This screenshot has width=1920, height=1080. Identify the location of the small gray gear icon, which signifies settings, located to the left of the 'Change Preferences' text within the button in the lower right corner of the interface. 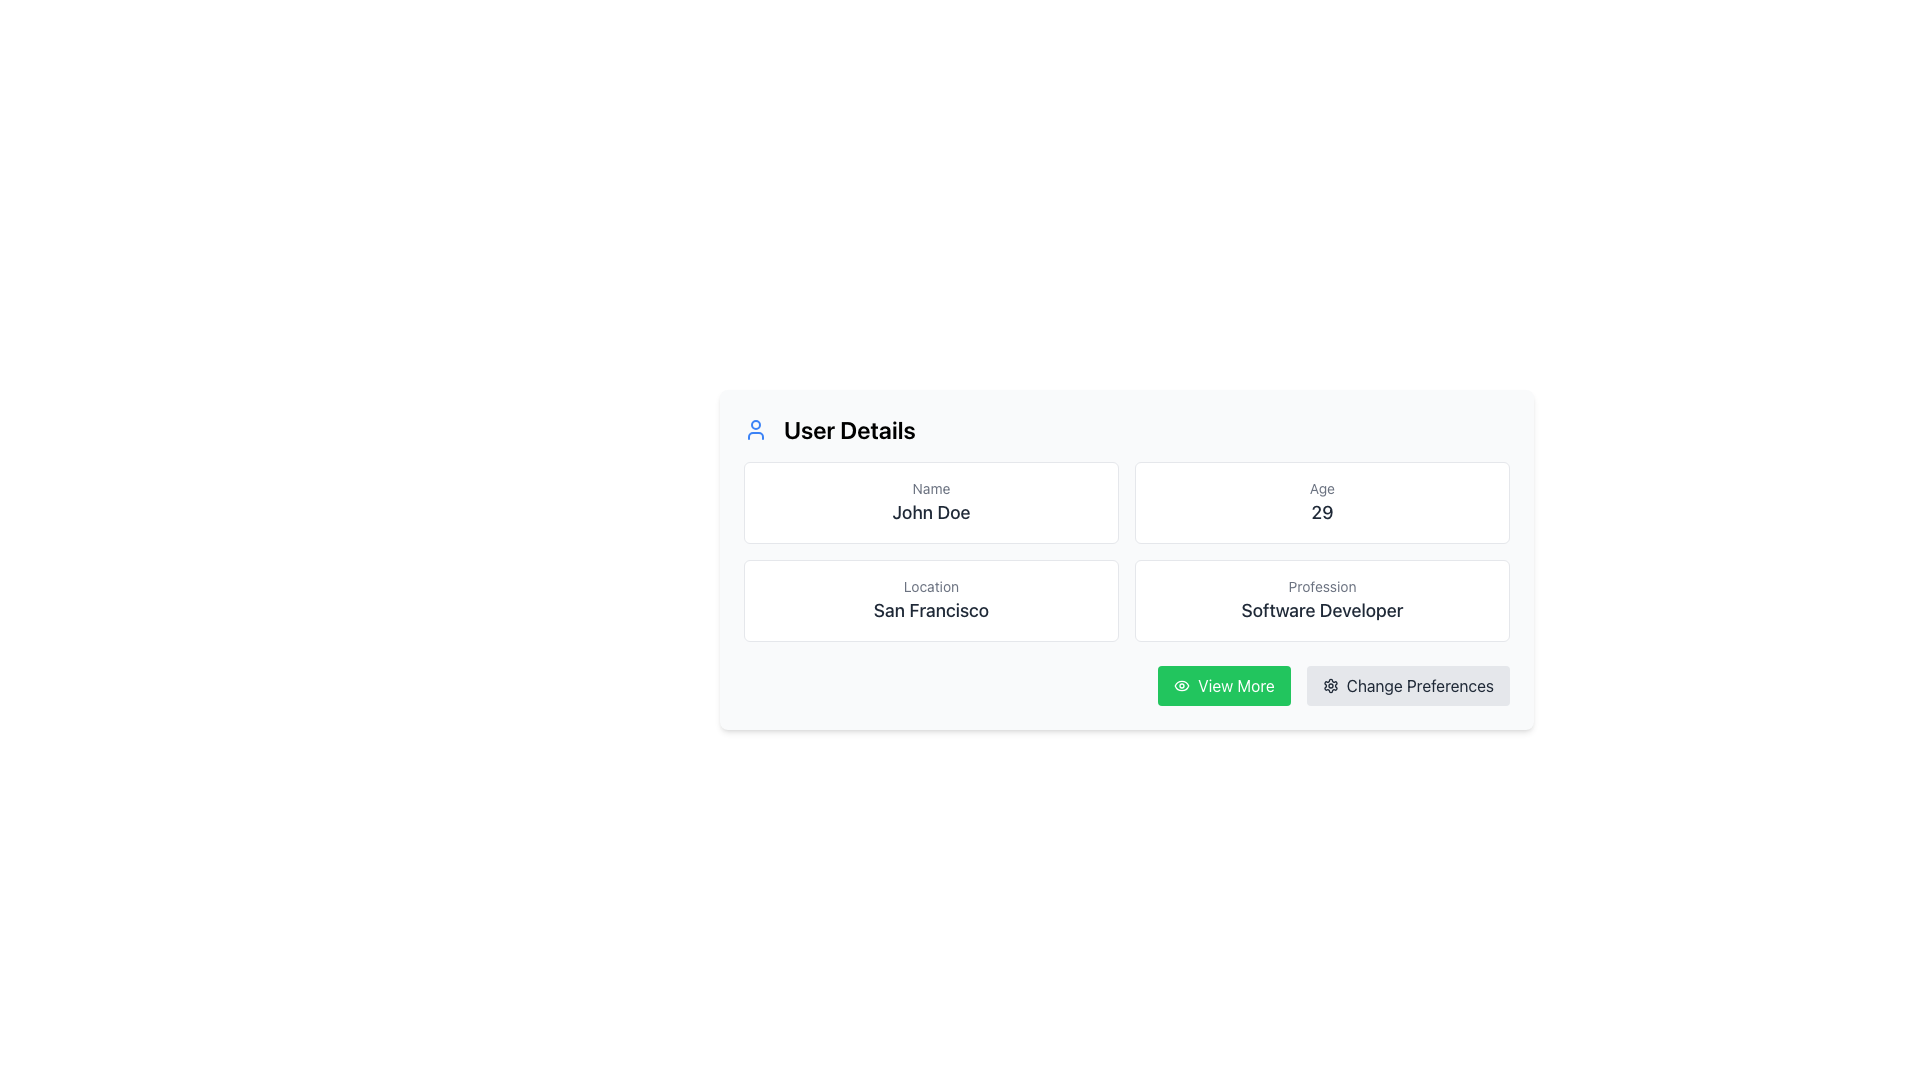
(1330, 685).